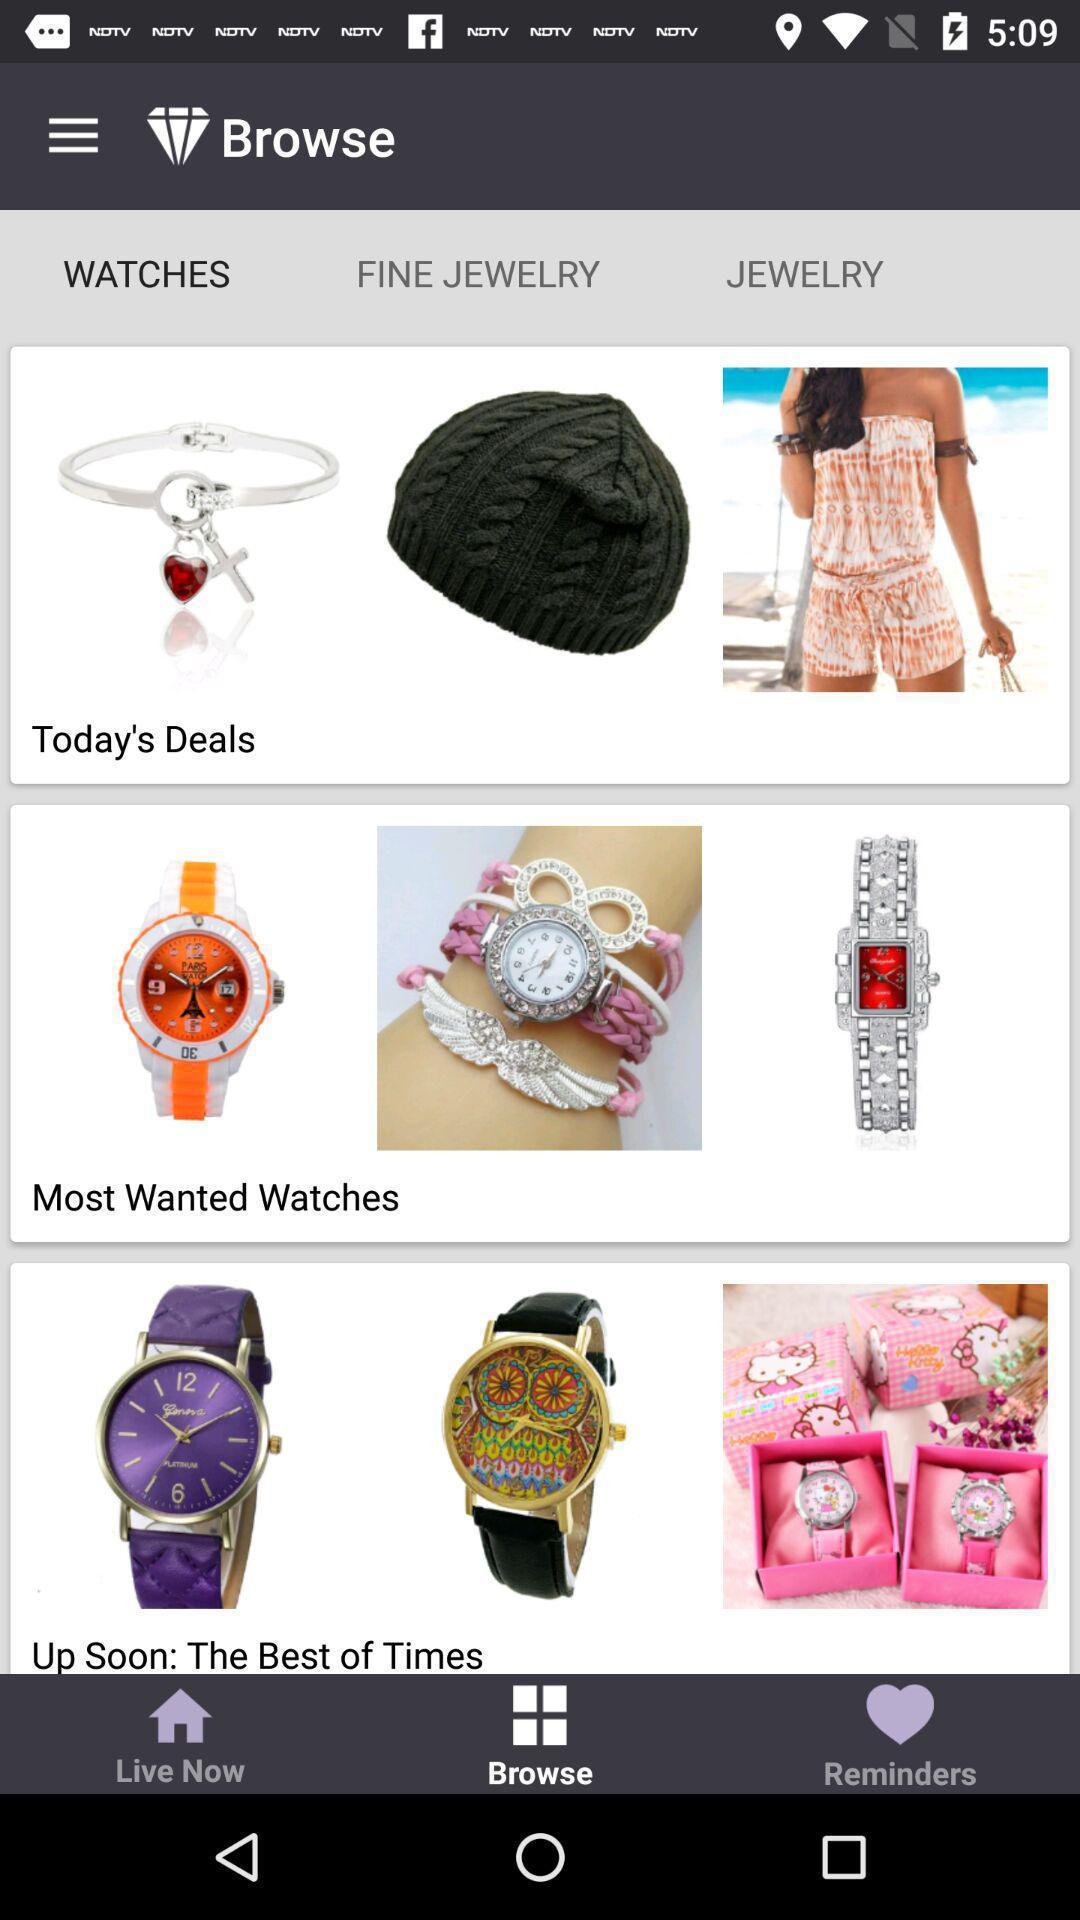 This screenshot has height=1920, width=1080. Describe the element at coordinates (180, 1738) in the screenshot. I see `the item next to the browse icon` at that location.